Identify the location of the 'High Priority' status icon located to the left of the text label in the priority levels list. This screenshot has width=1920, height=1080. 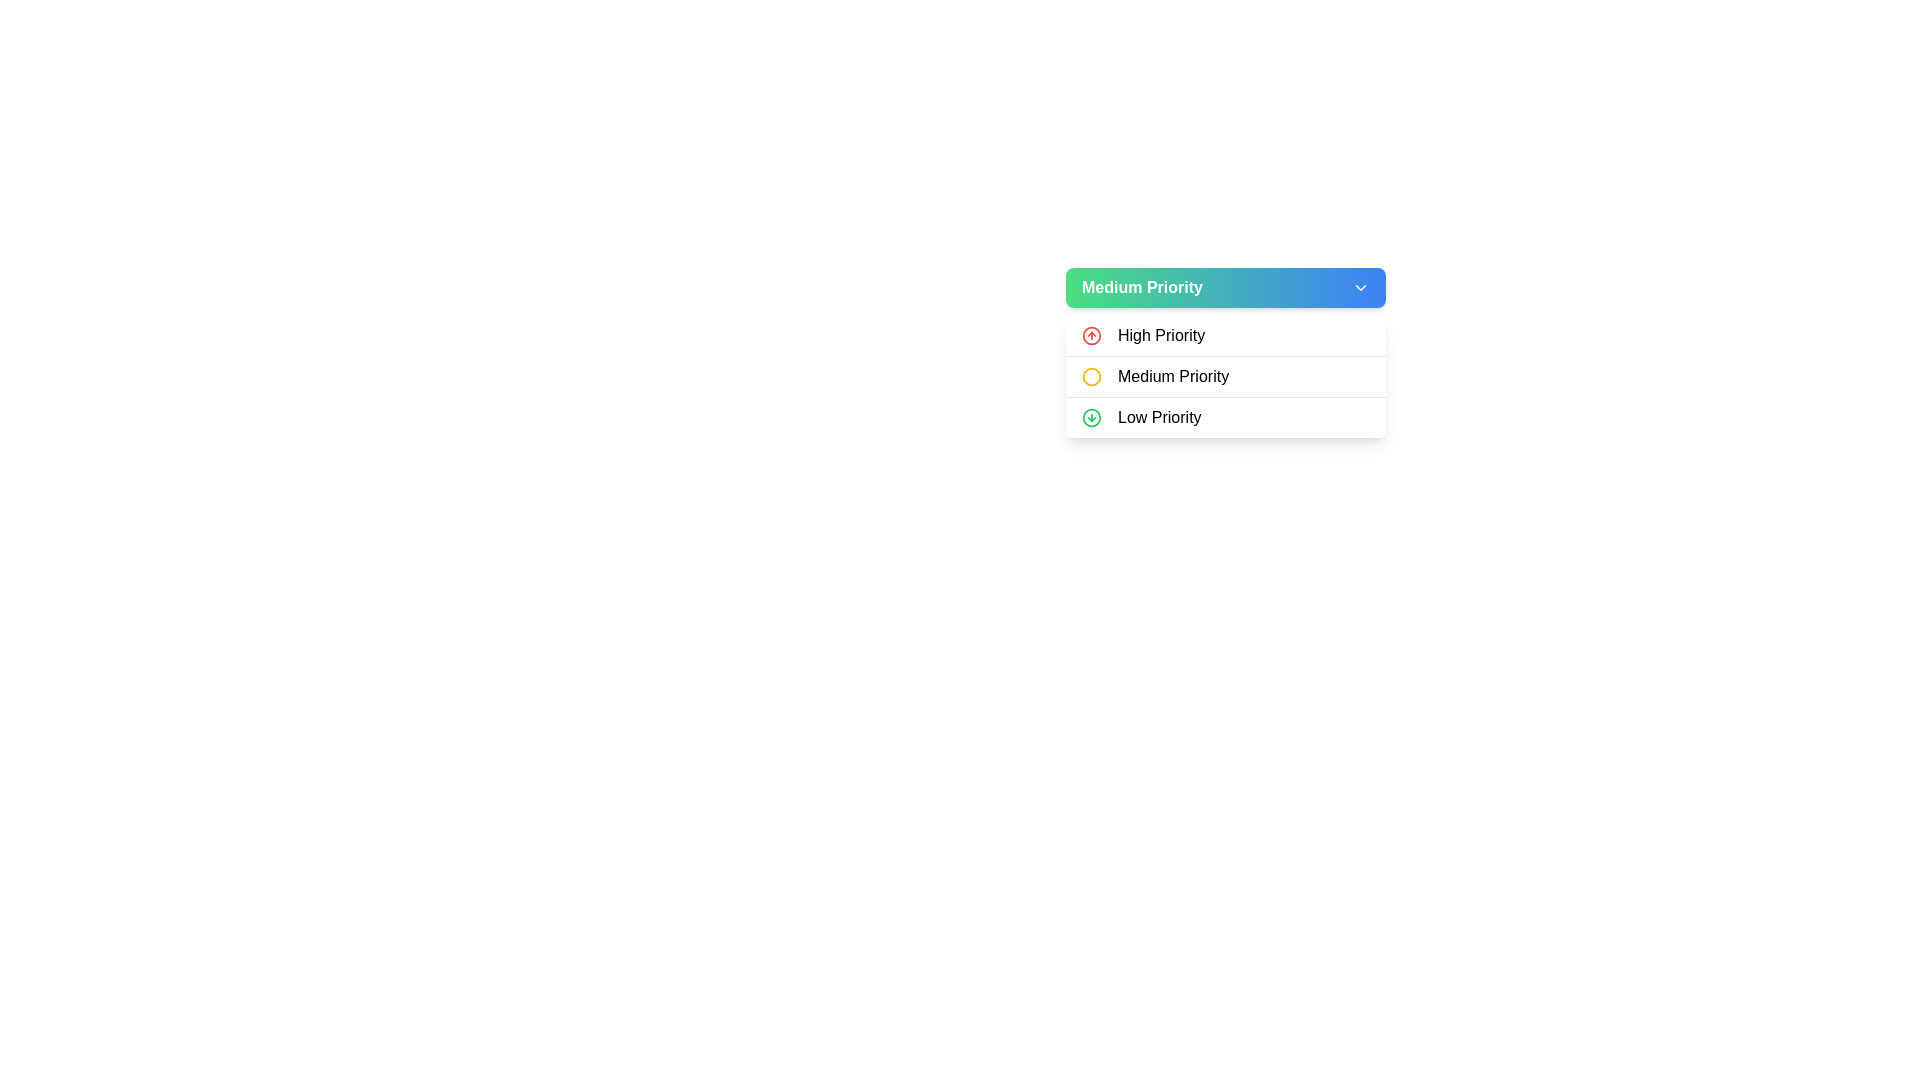
(1090, 334).